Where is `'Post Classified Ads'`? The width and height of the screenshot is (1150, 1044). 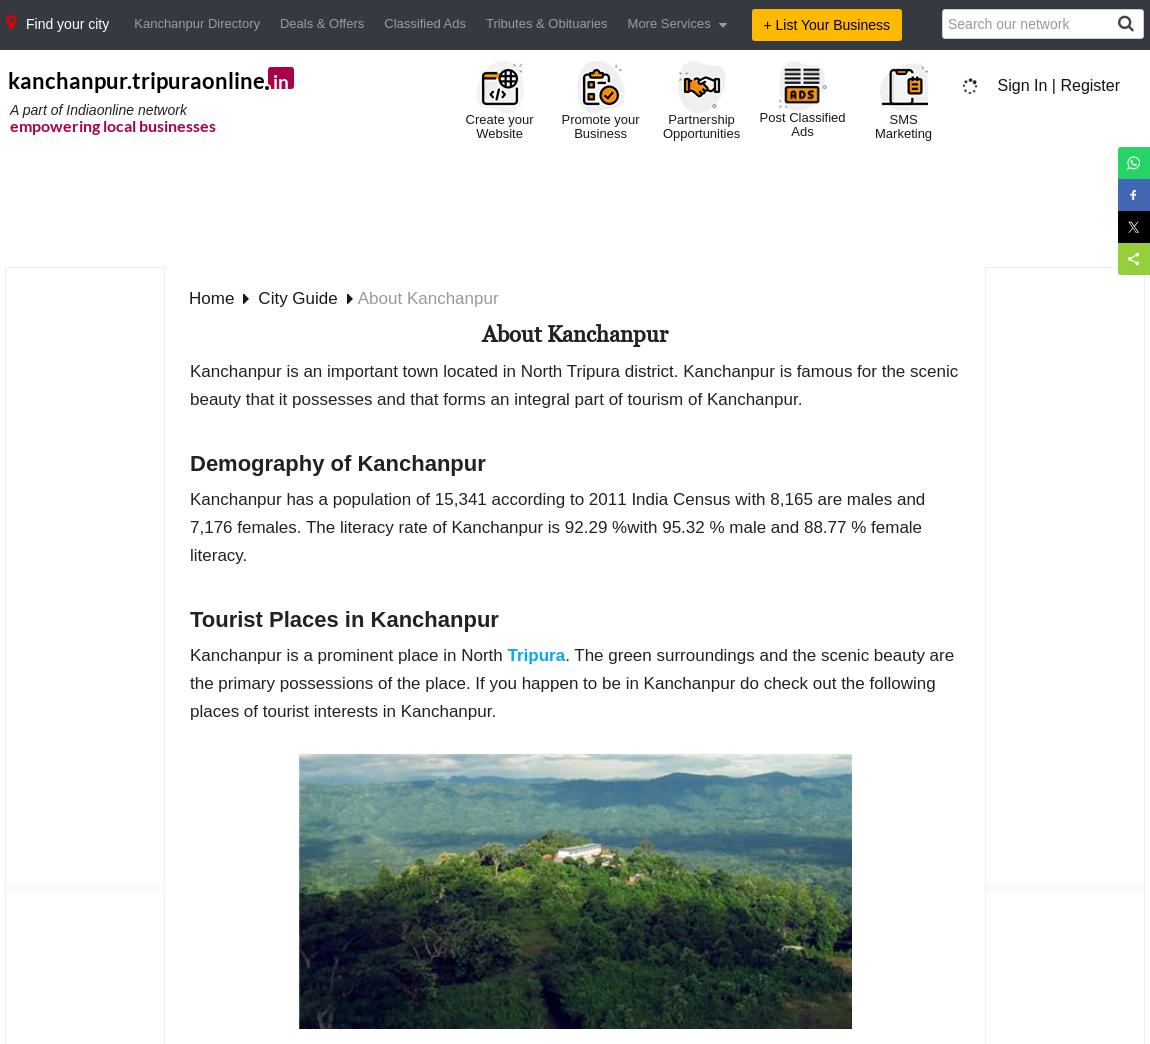
'Post Classified Ads' is located at coordinates (758, 123).